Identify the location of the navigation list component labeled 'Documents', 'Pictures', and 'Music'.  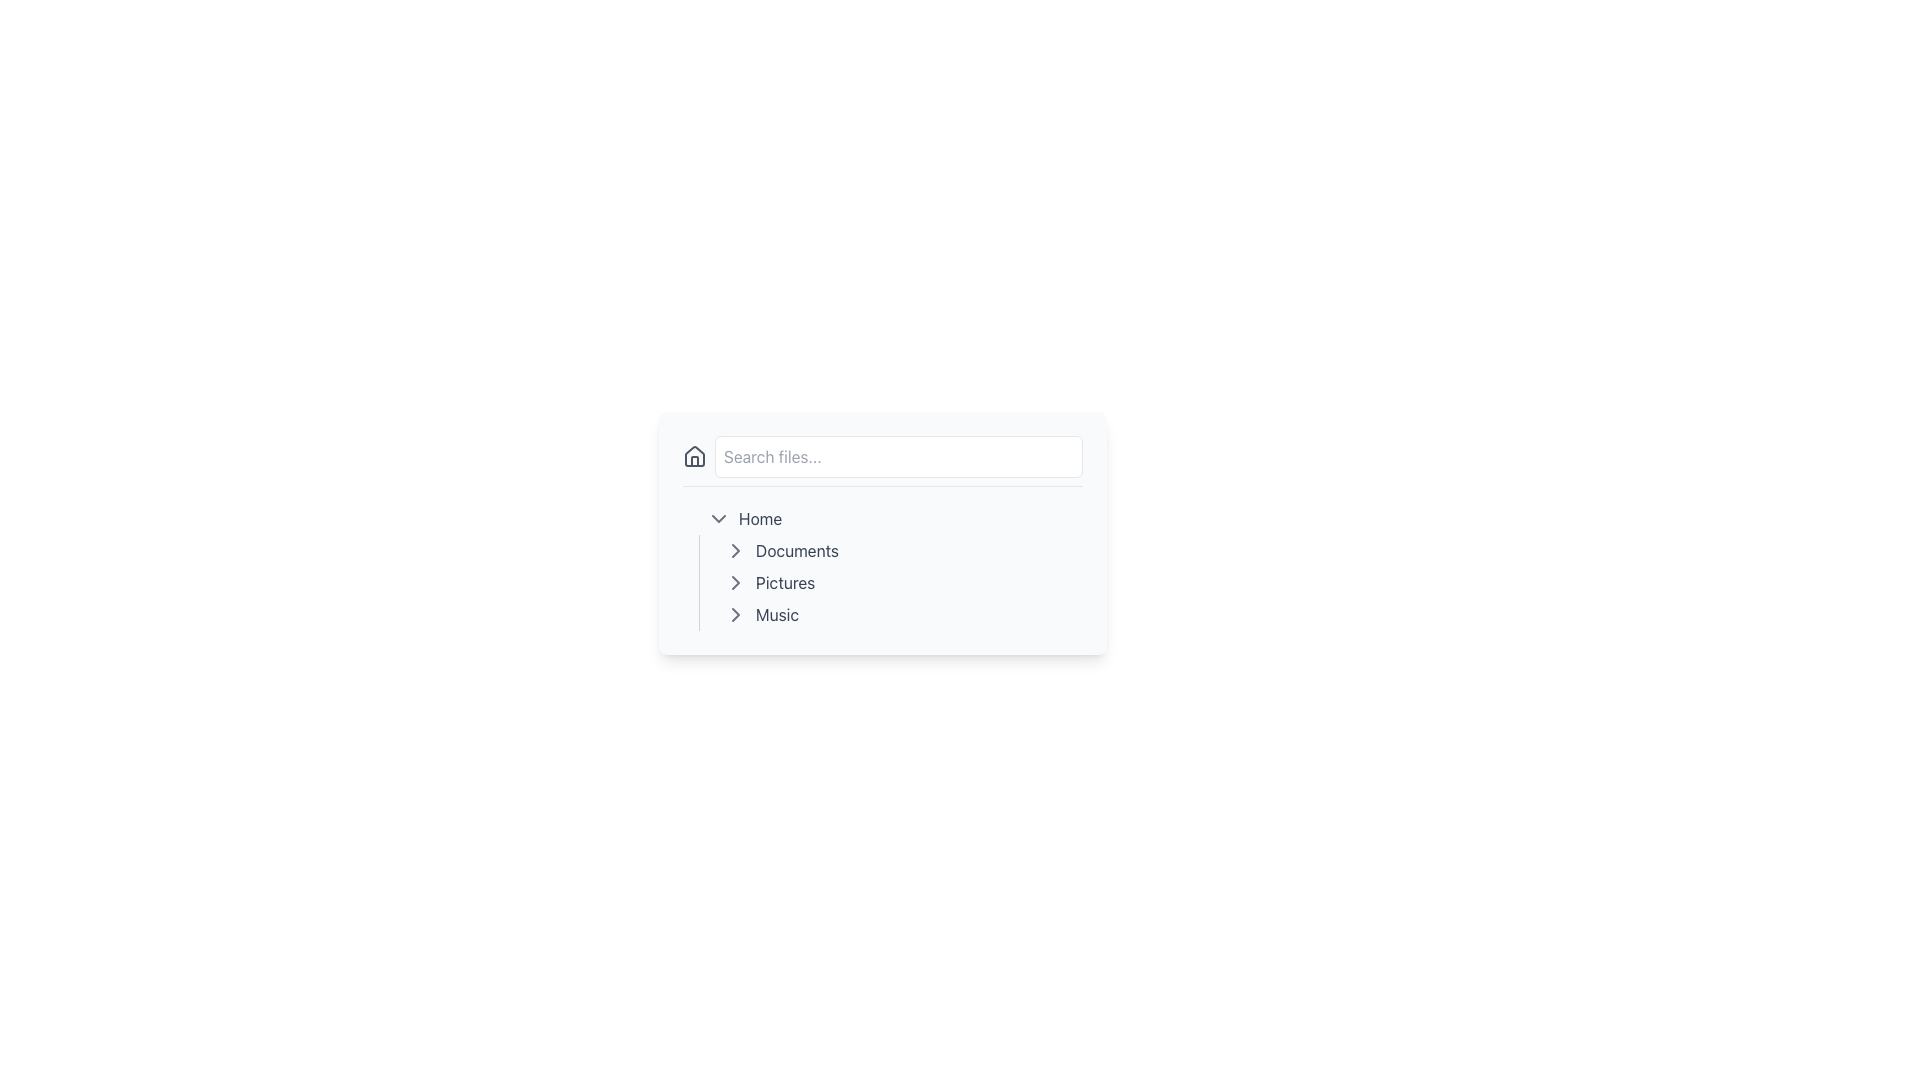
(890, 582).